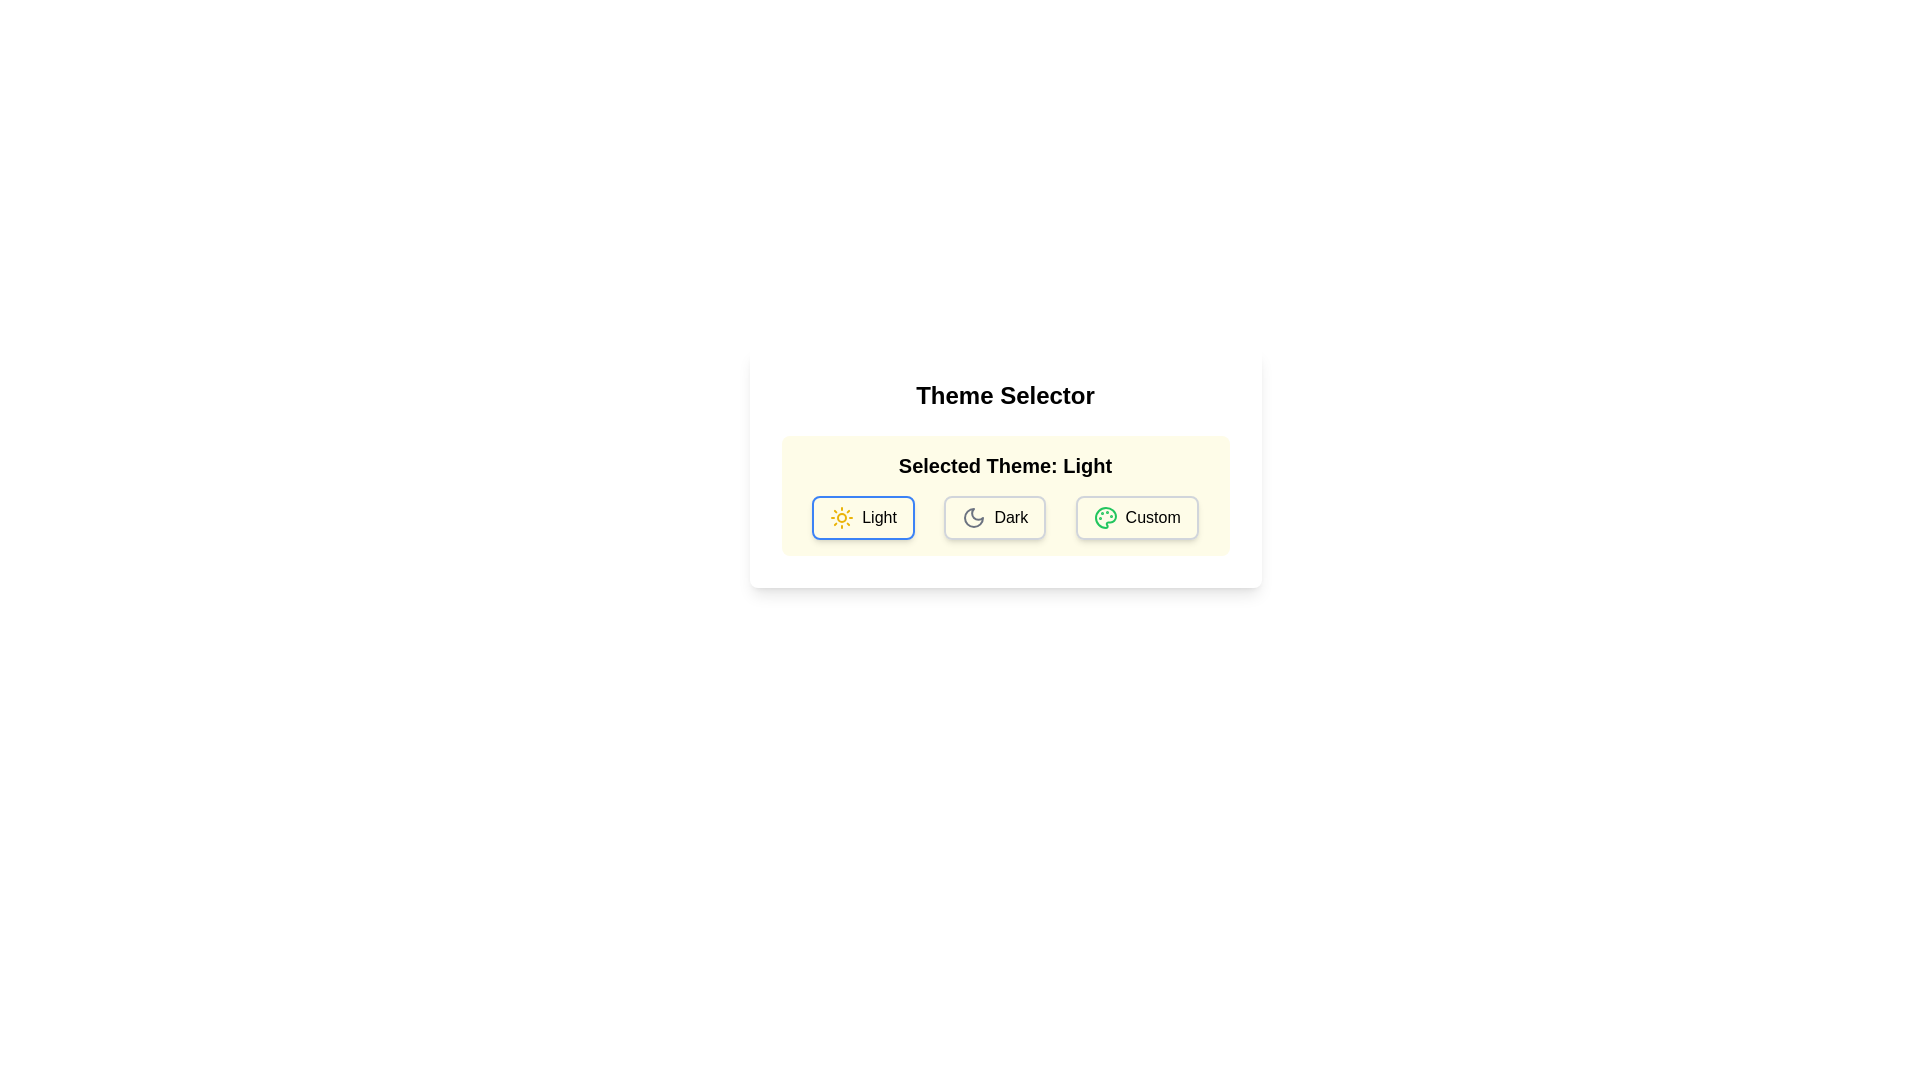  I want to click on the 'Light' toggle button, so click(863, 516).